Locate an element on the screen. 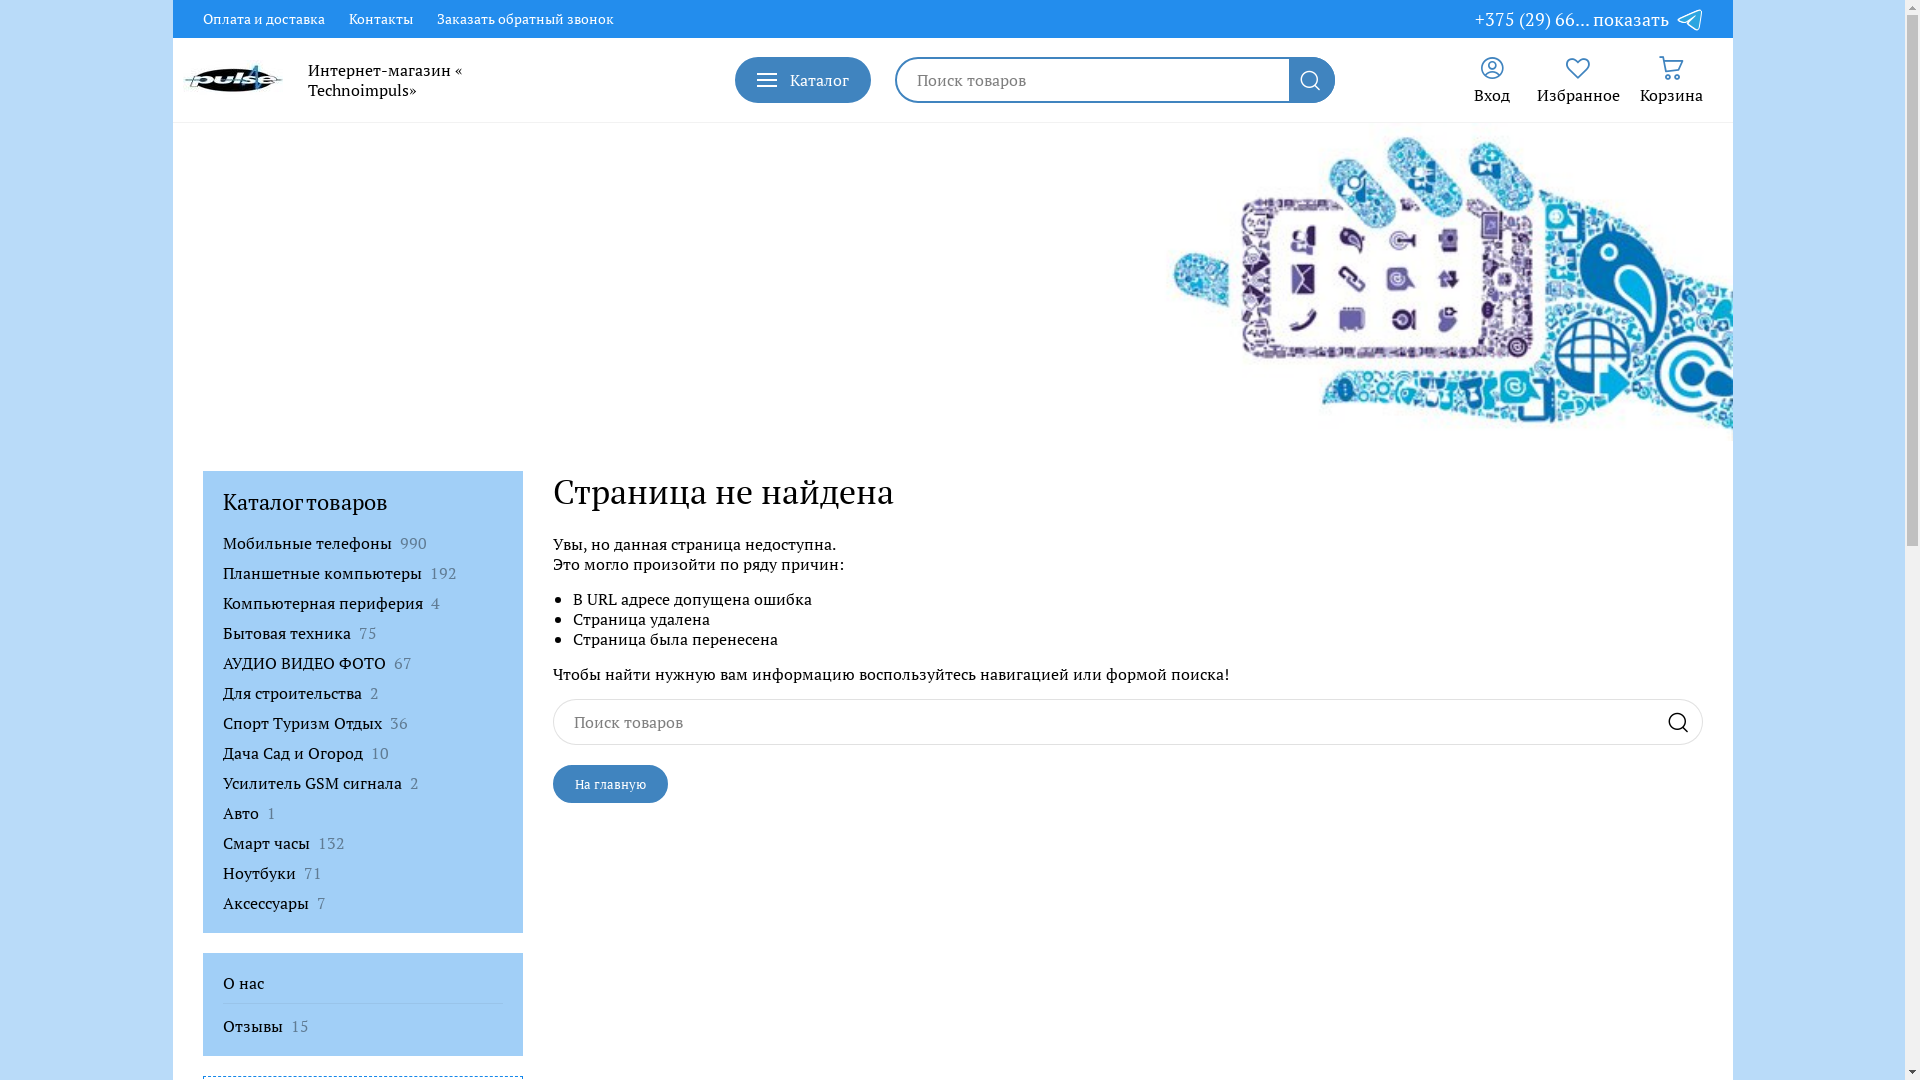 The image size is (1920, 1080). 'Telegram' is located at coordinates (1678, 19).